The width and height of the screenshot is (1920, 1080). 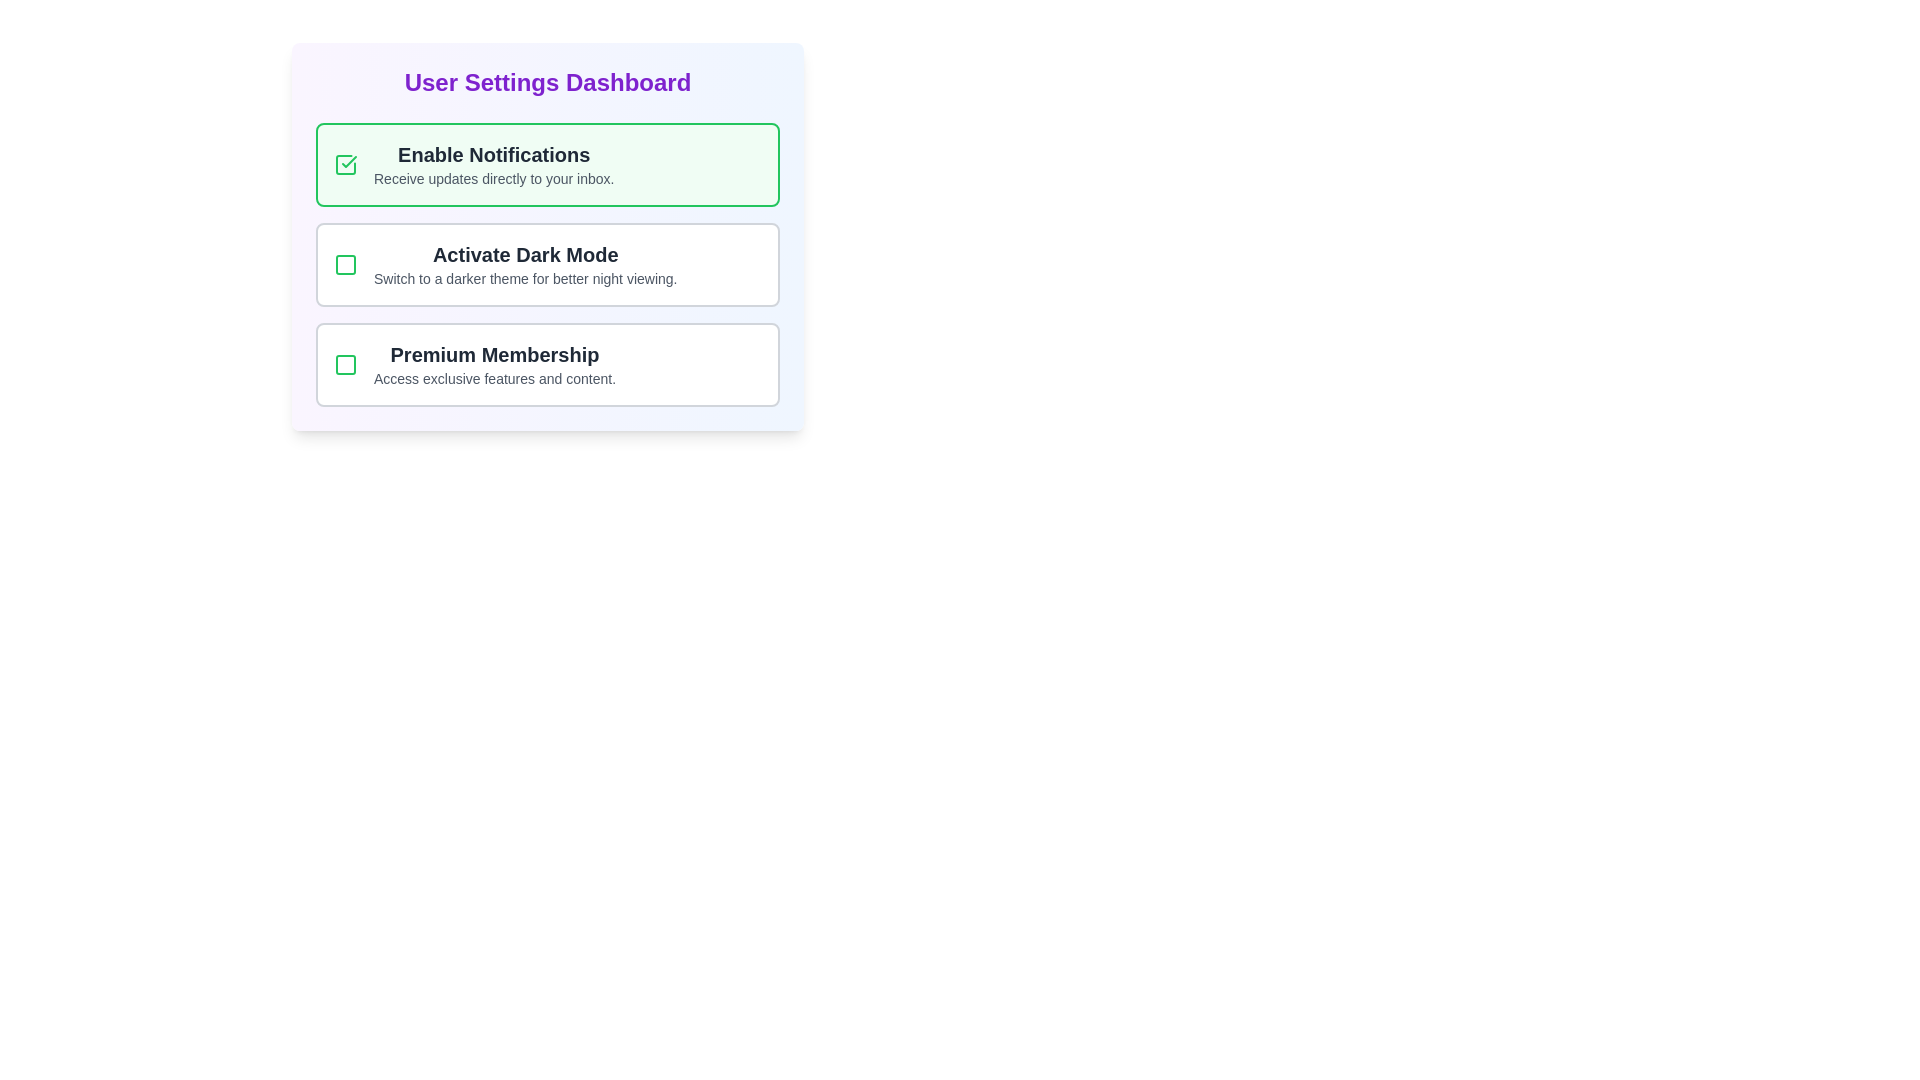 What do you see at coordinates (494, 365) in the screenshot?
I see `the checkbox associated with the 'Premium Membership' text label to enable the option` at bounding box center [494, 365].